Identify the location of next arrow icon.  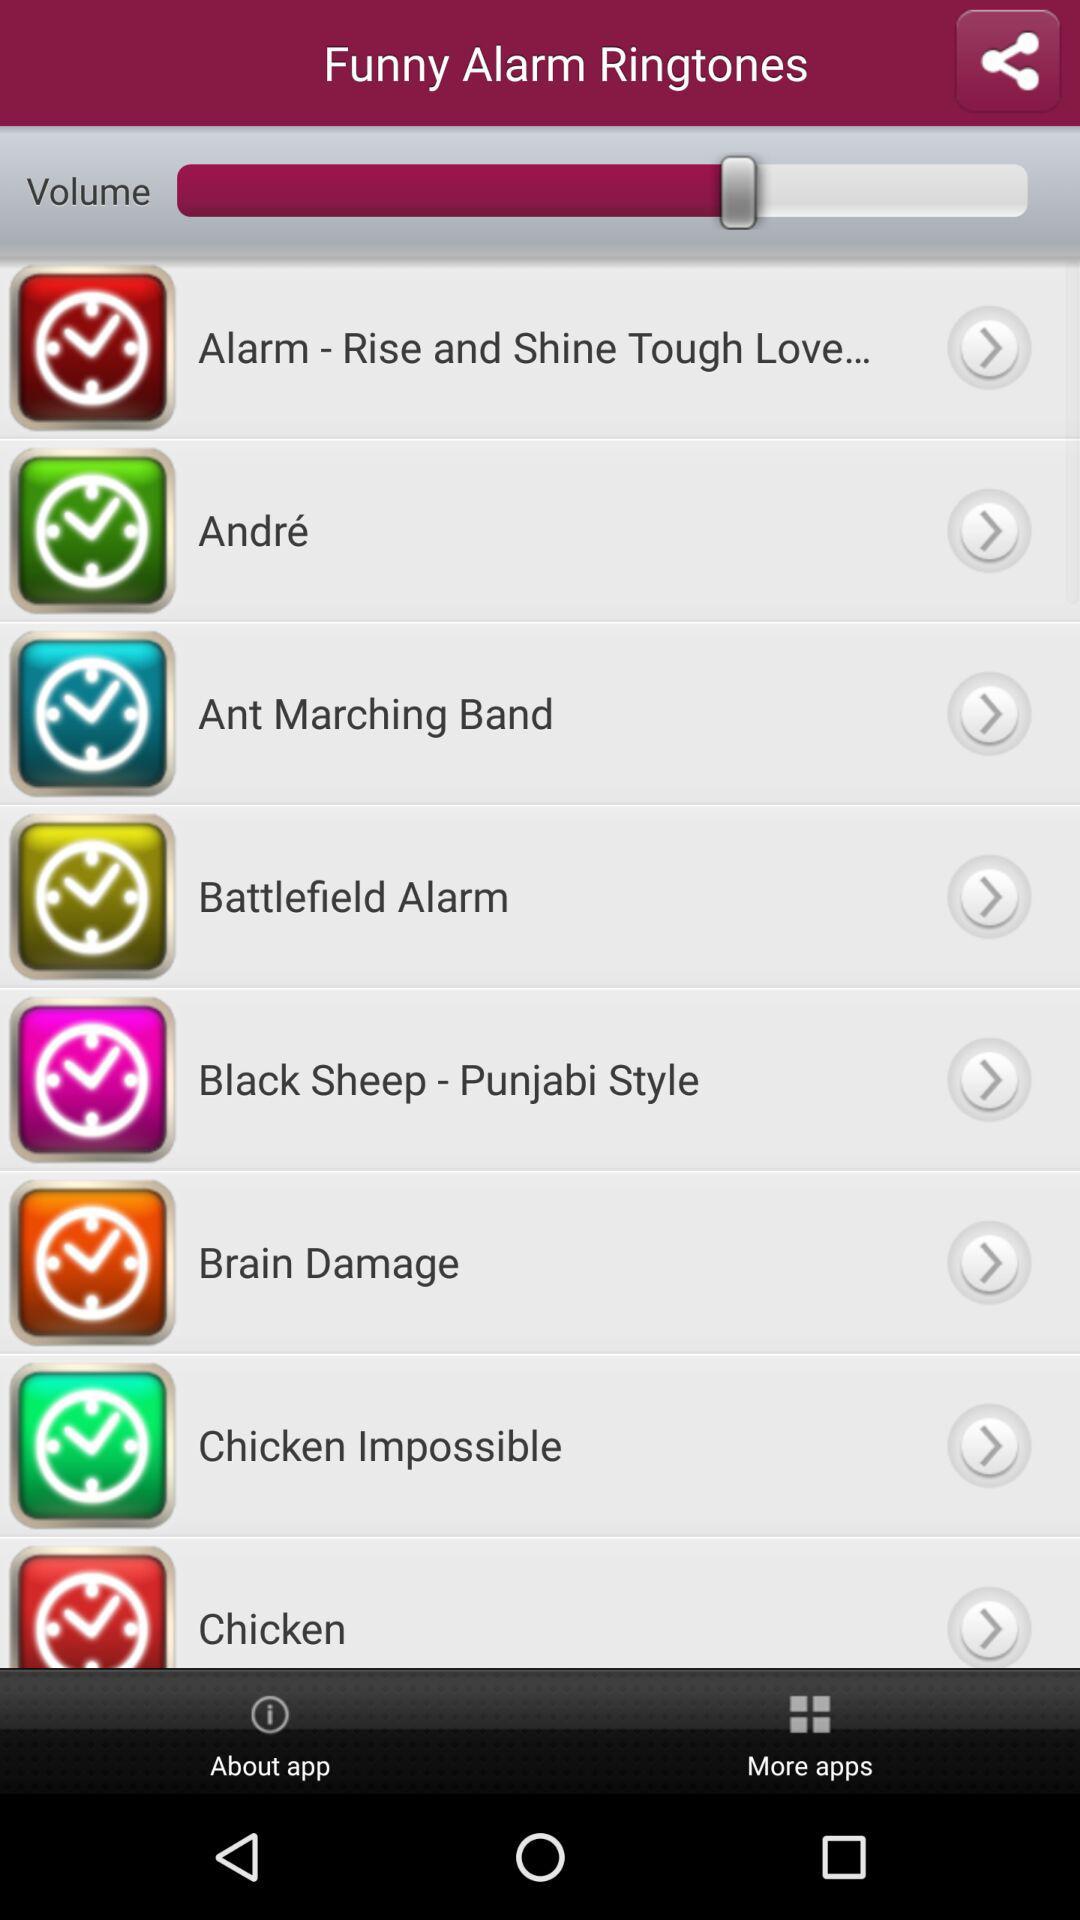
(987, 1077).